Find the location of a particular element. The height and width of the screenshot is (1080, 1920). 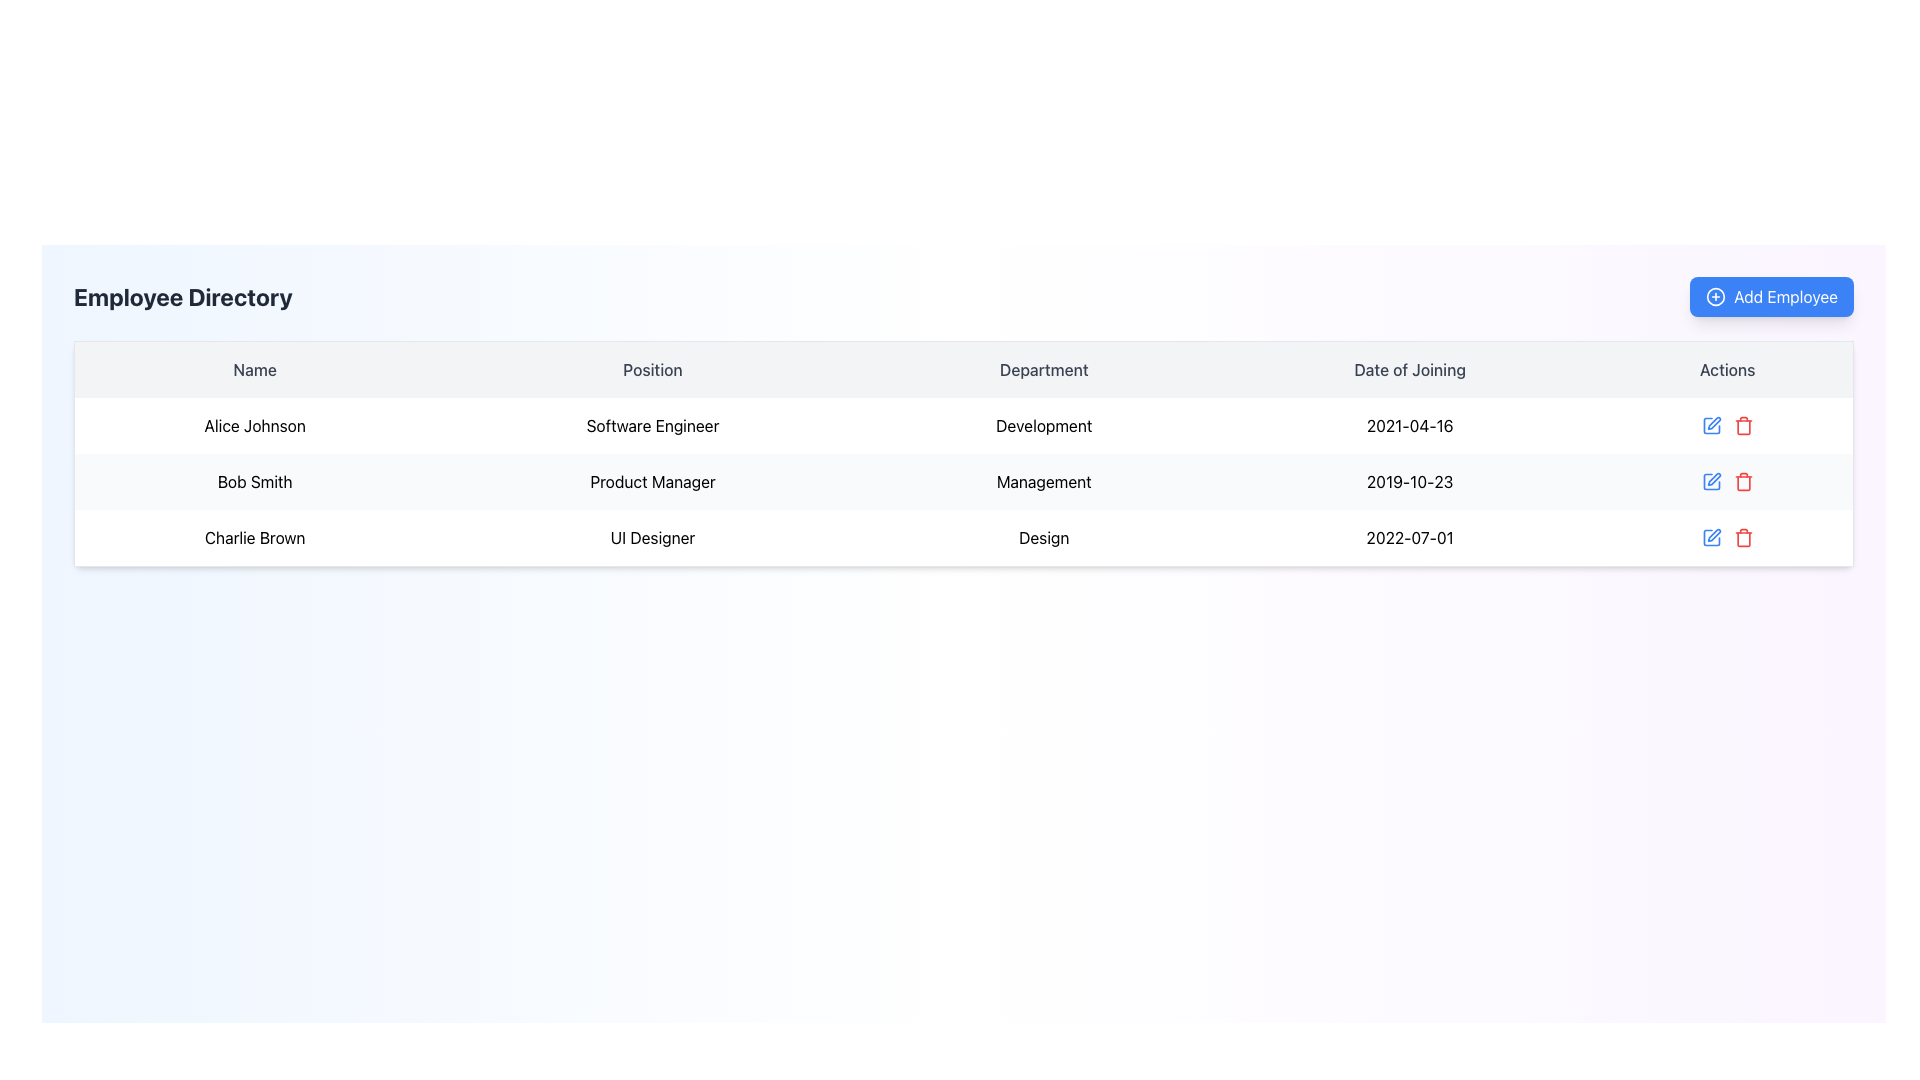

the icons or buttons contained in the action area of the fifth cell in the row for 'Bob Smith' in the 'Actions' column is located at coordinates (1727, 482).